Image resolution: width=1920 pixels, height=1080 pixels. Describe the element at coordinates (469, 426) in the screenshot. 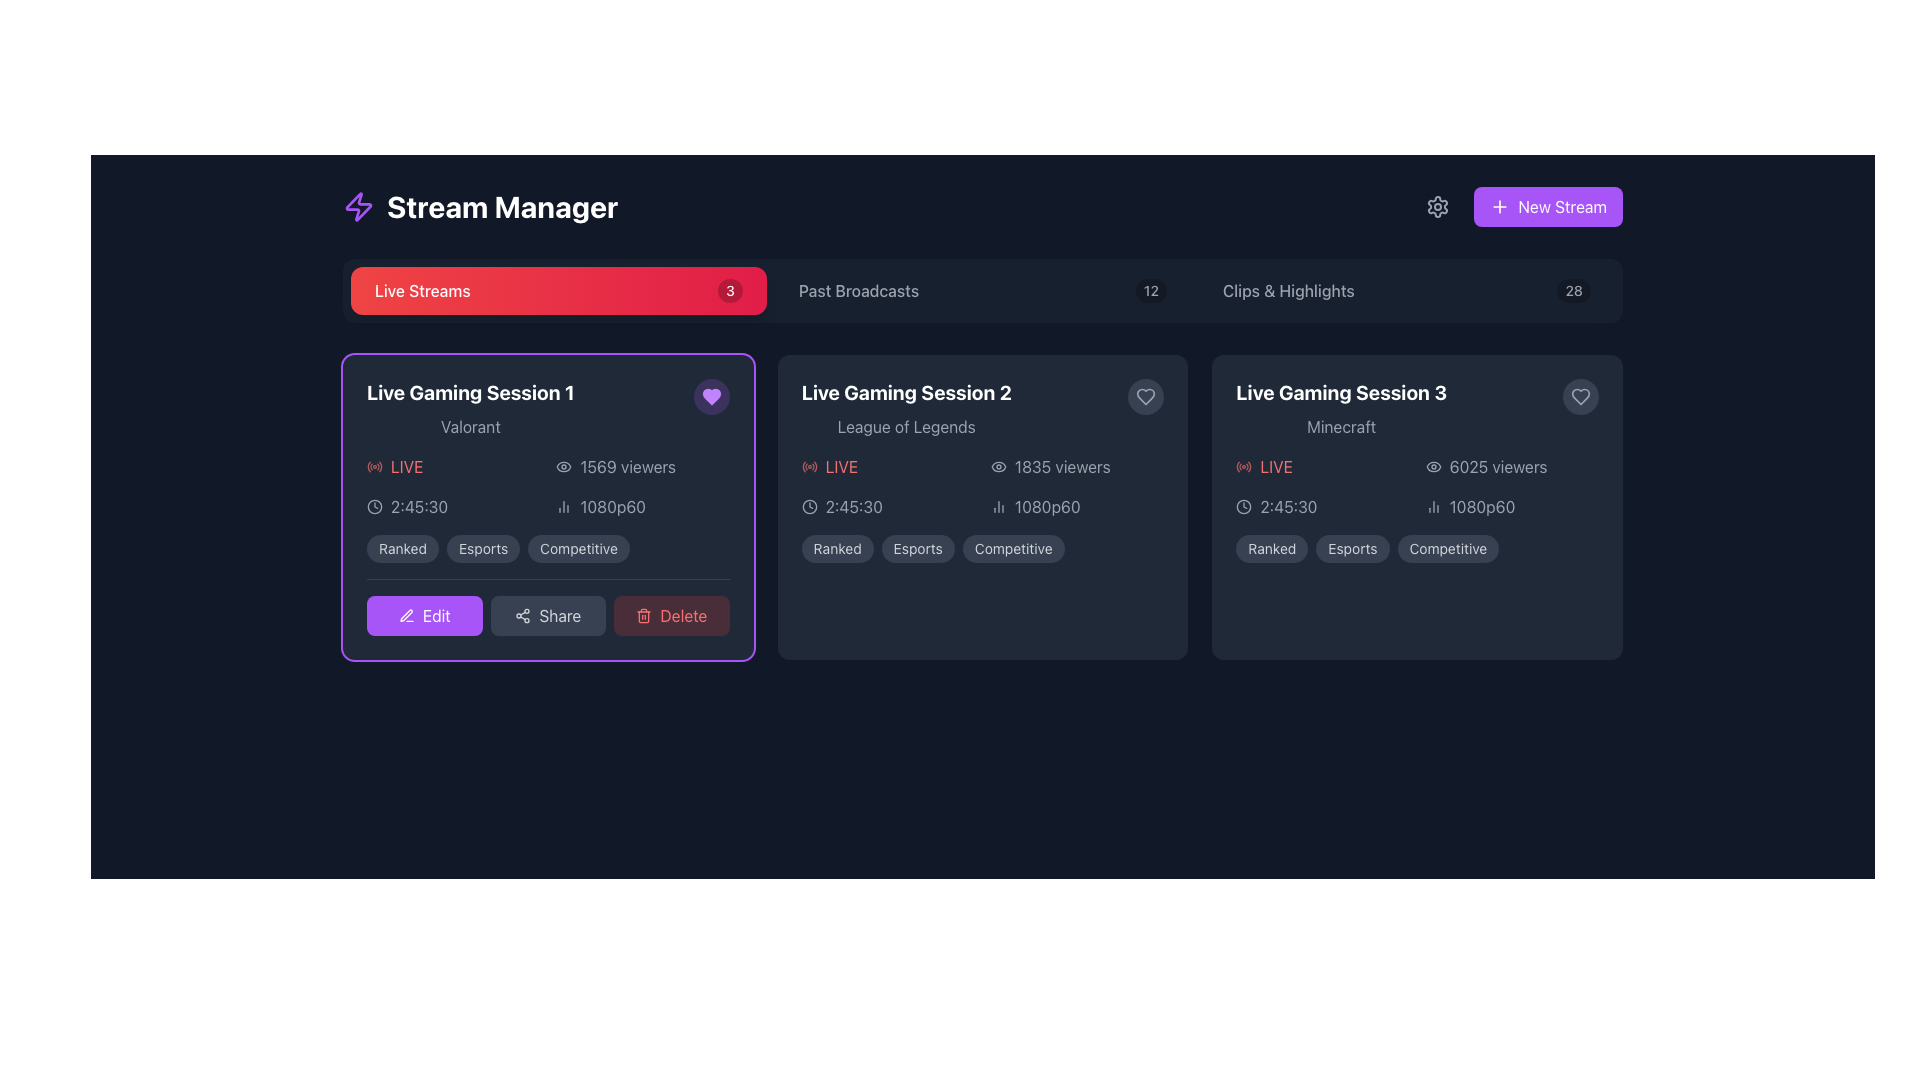

I see `the Text label indicating the name of the game associated with the live gaming session displayed in 'Live Gaming Session 1', located centrally below the title` at that location.